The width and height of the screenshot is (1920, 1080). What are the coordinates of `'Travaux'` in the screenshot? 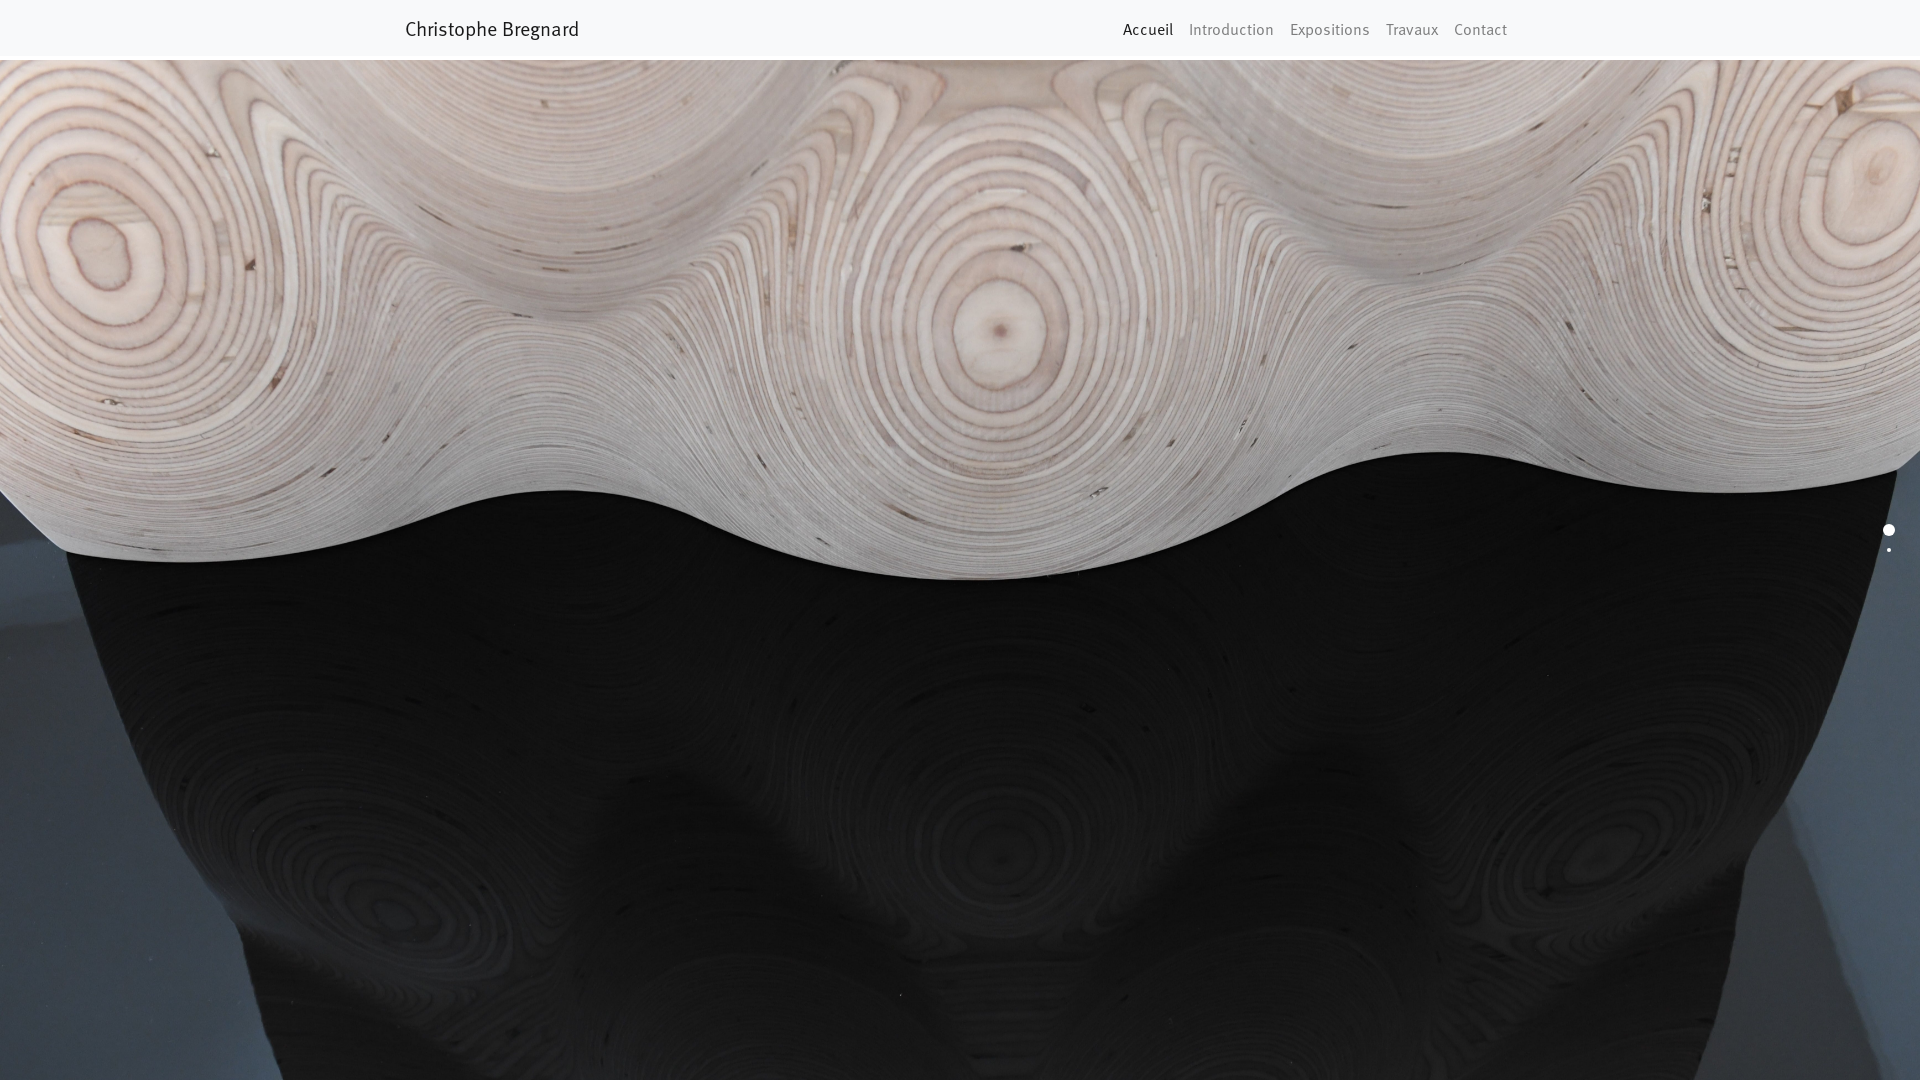 It's located at (1410, 27).